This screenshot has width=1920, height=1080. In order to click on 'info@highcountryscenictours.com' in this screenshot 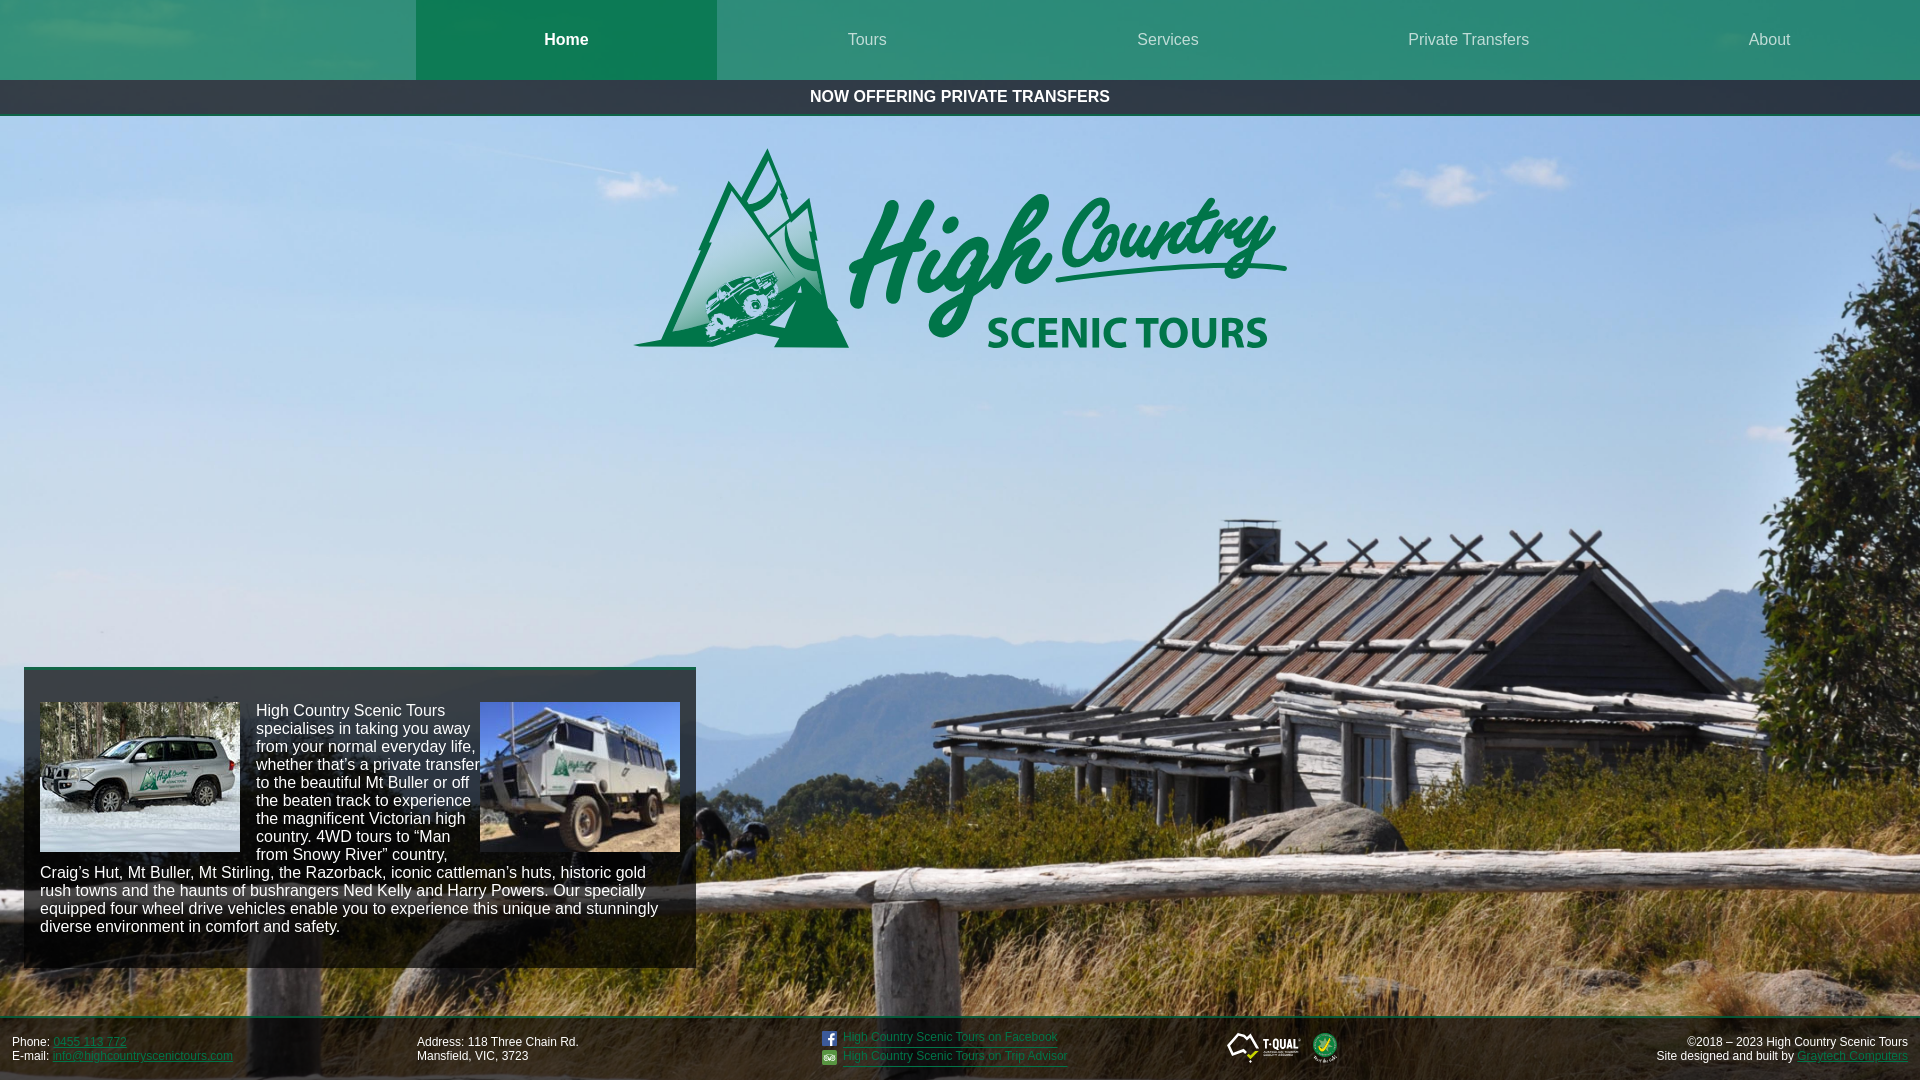, I will do `click(142, 1055)`.